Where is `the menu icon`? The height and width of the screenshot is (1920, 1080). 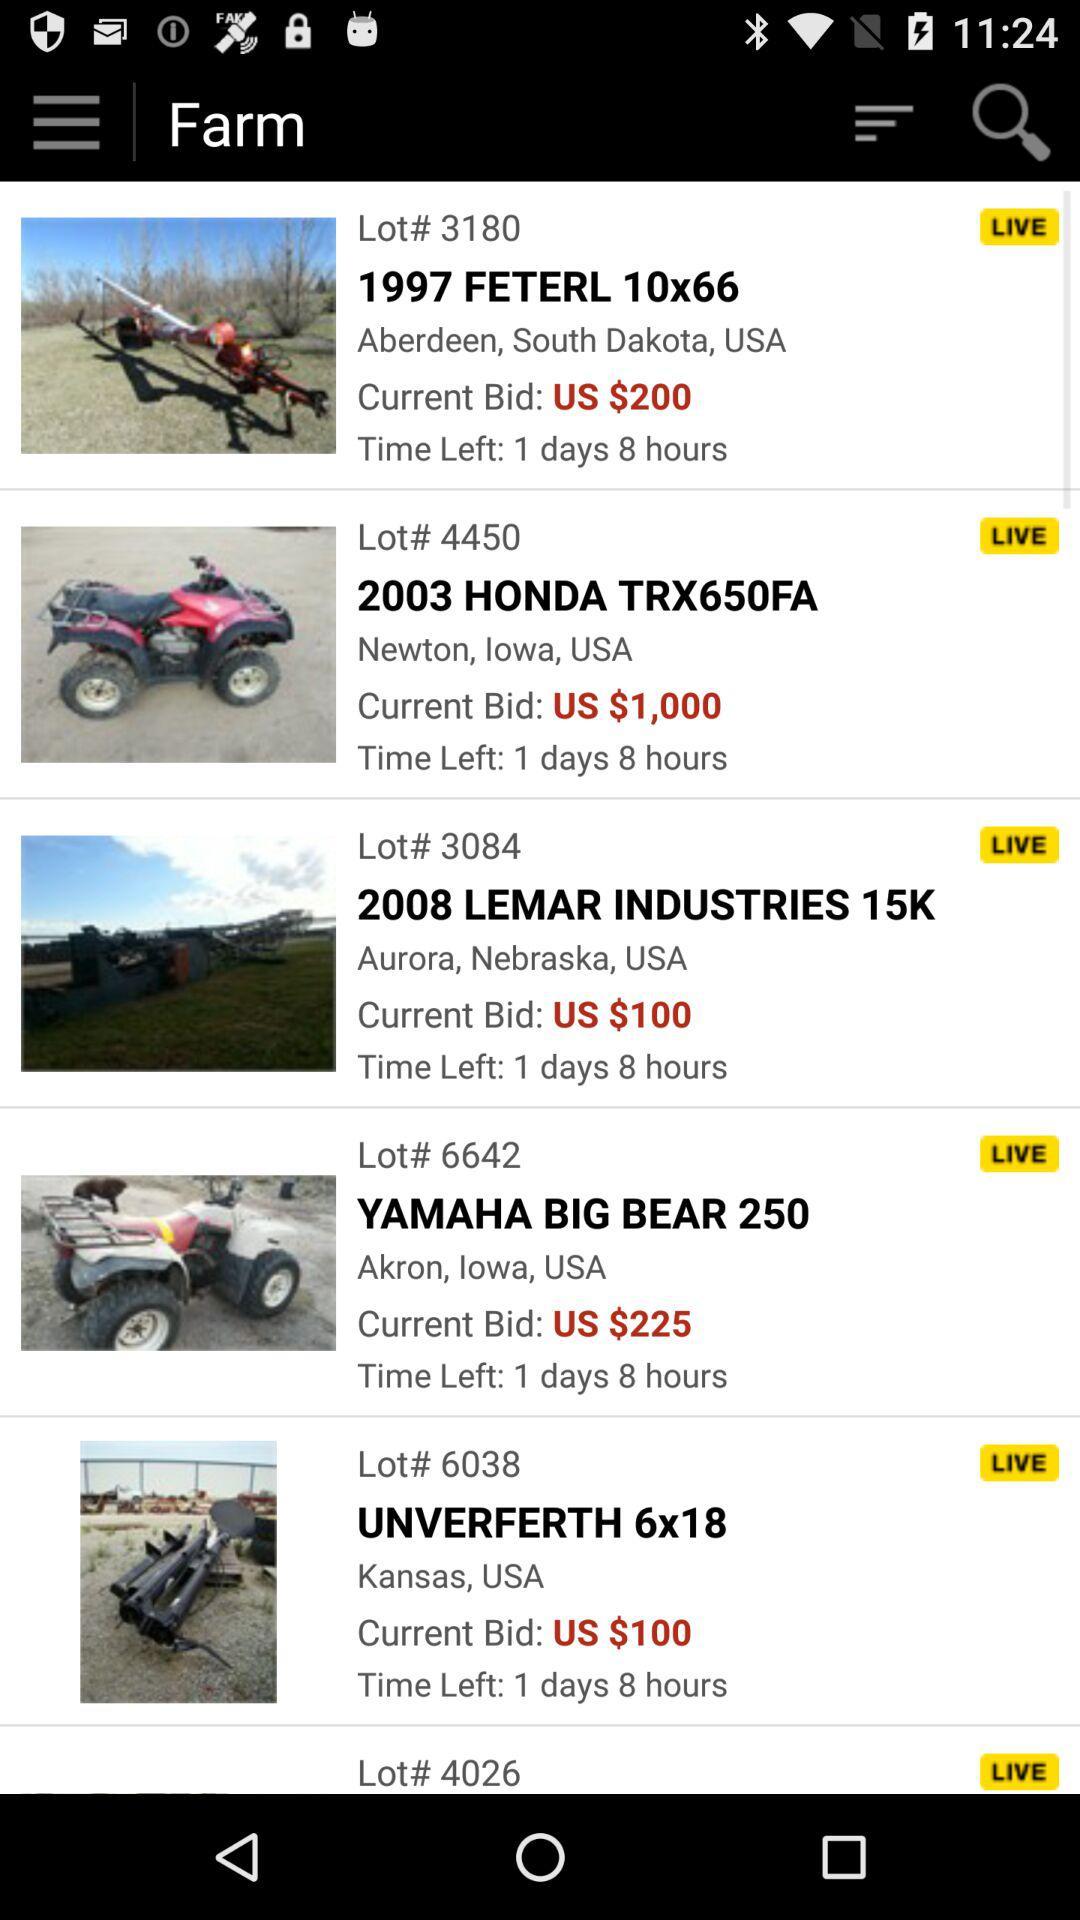
the menu icon is located at coordinates (65, 129).